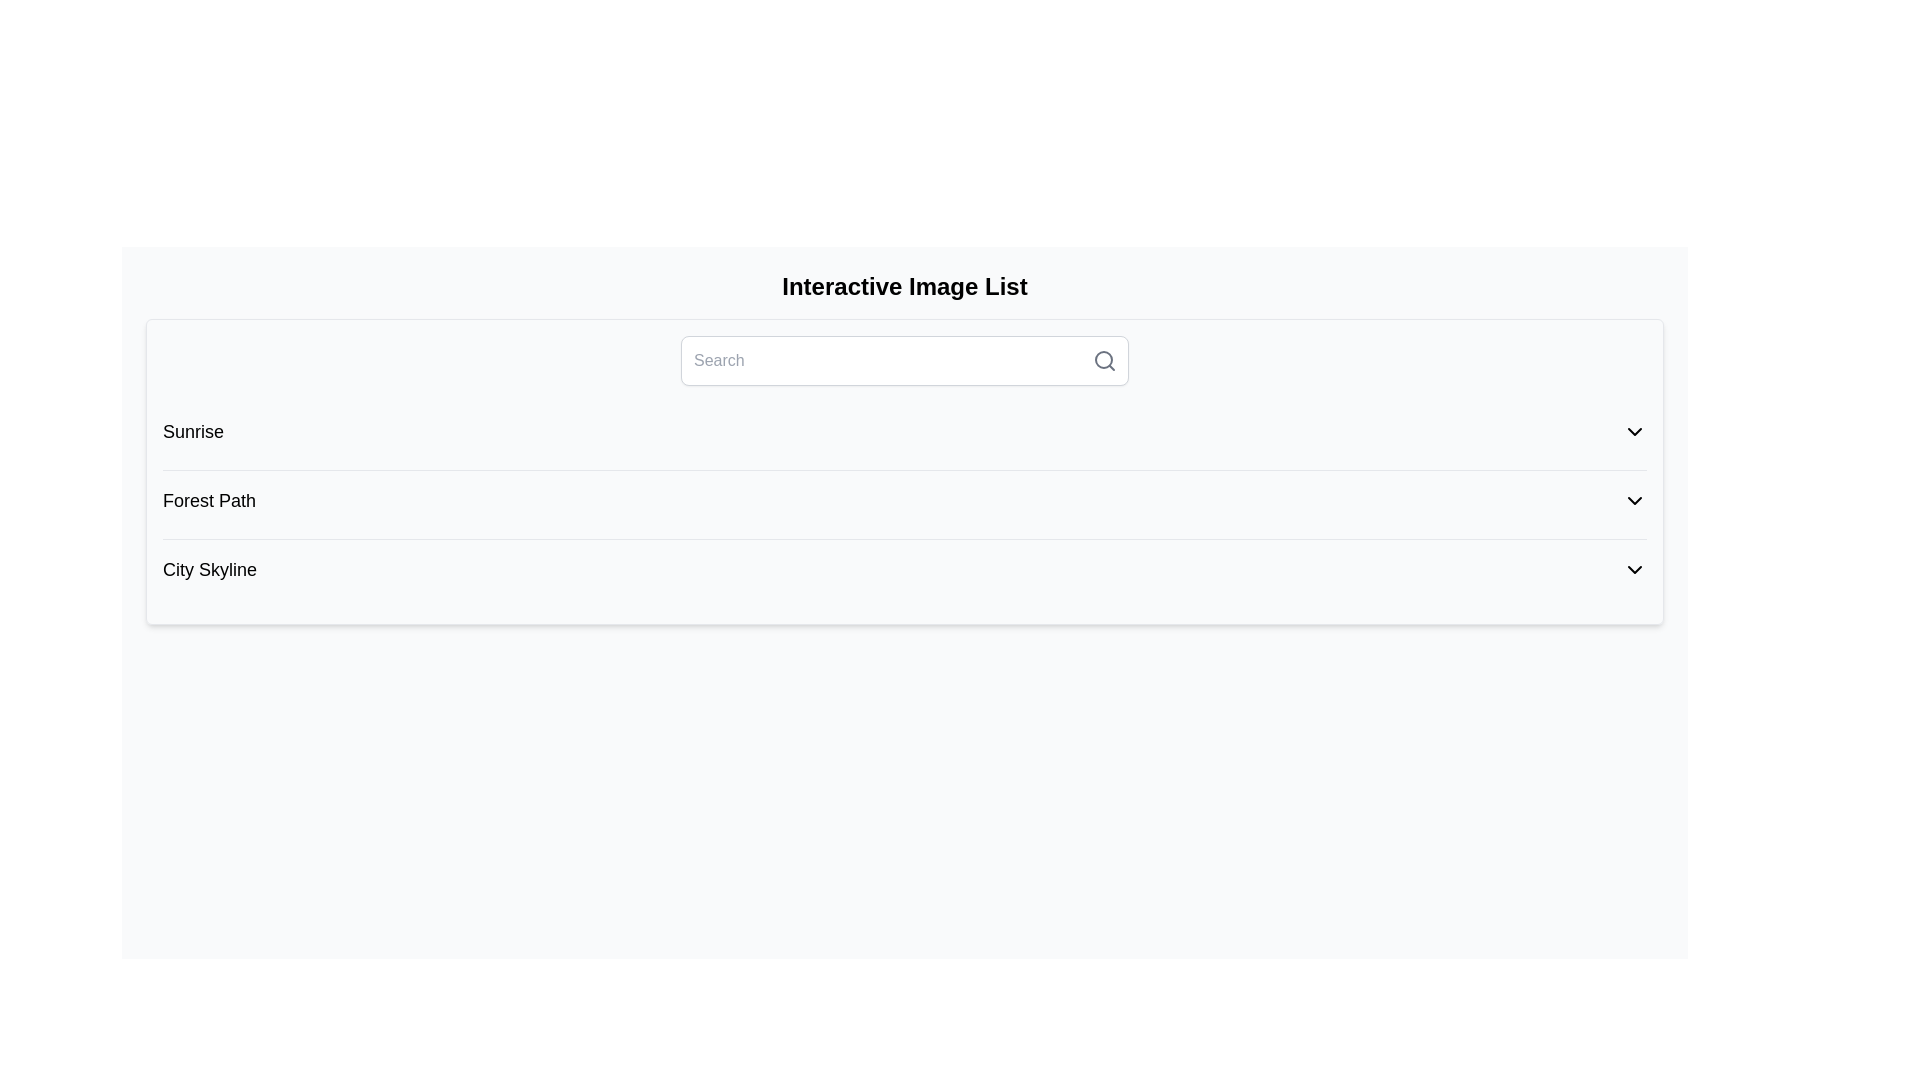  Describe the element at coordinates (1635, 570) in the screenshot. I see `the downward-pointing chevron arrow symbol` at that location.